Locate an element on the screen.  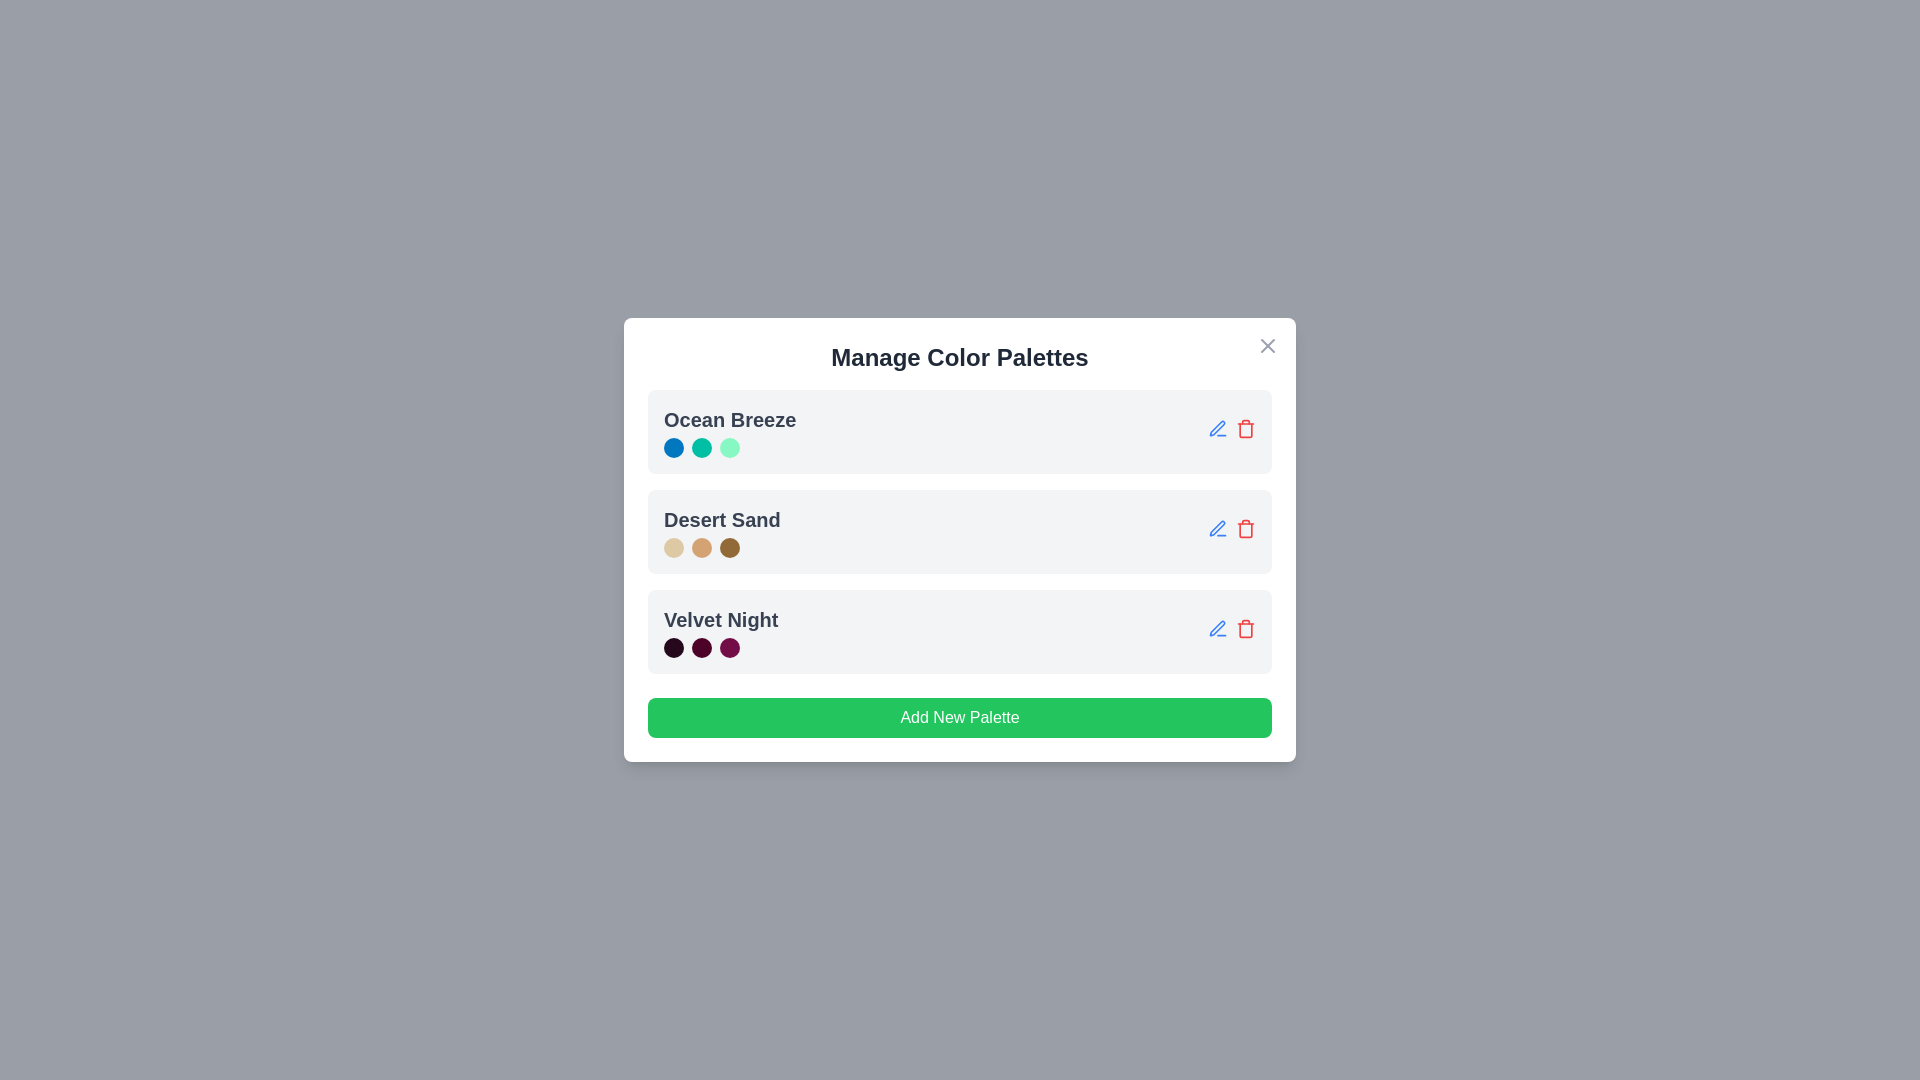
the color palette named Velvet Night by clicking on its associated delete icon is located at coordinates (1245, 627).